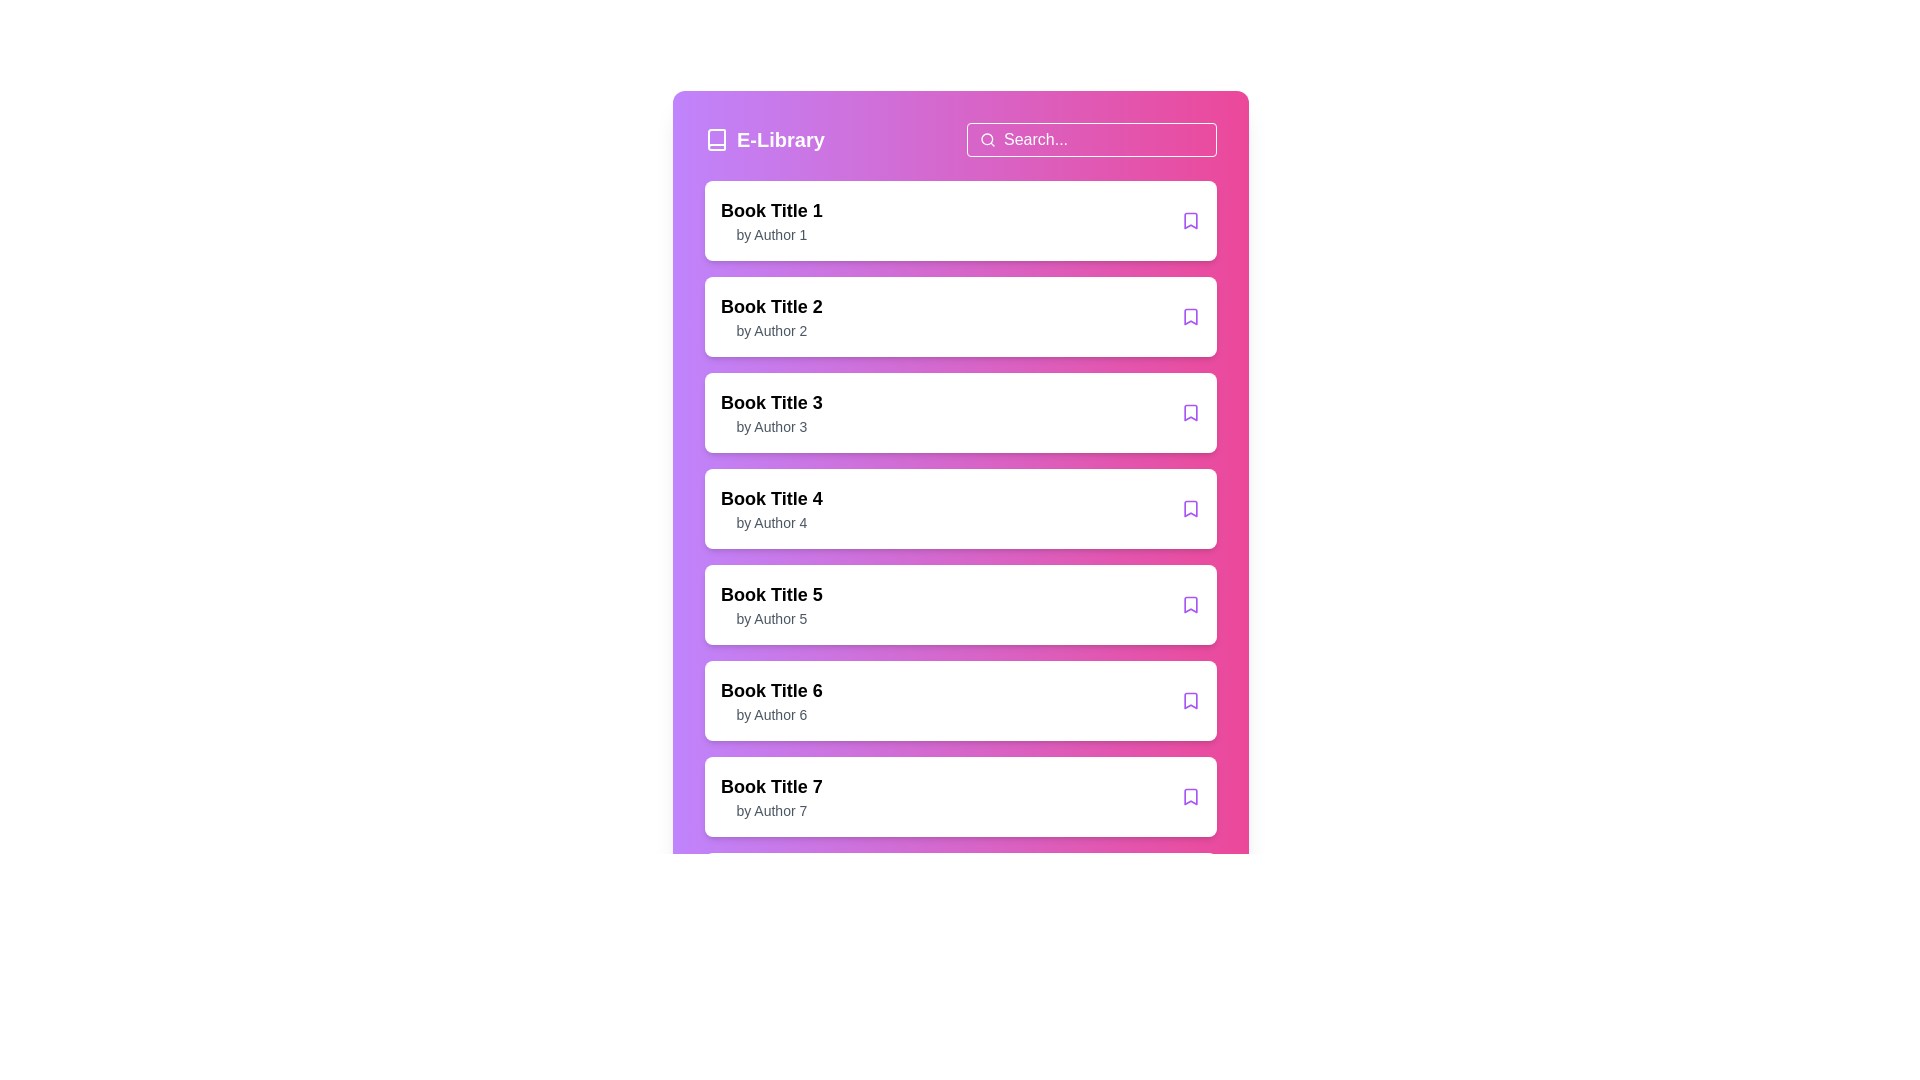 The height and width of the screenshot is (1080, 1920). I want to click on the bookmark icon located, so click(1190, 411).